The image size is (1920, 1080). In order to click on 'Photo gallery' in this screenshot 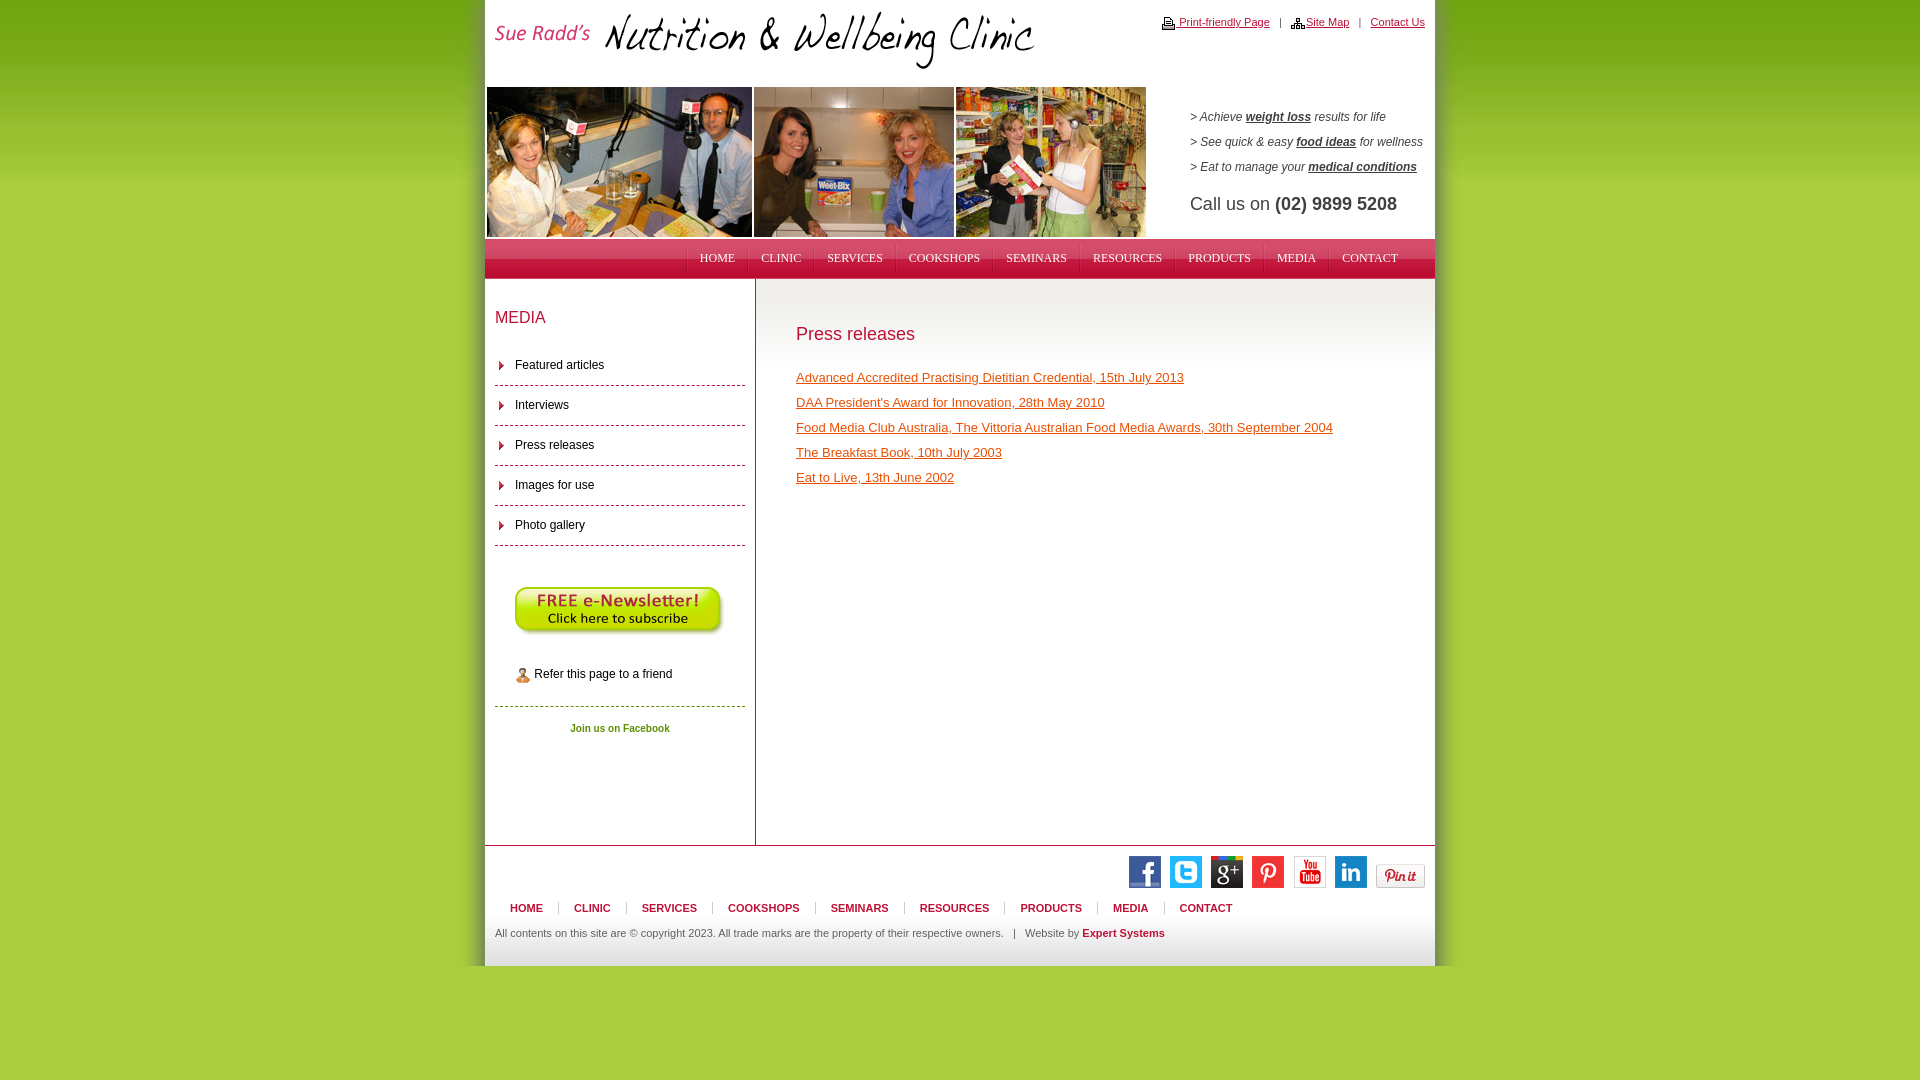, I will do `click(494, 524)`.